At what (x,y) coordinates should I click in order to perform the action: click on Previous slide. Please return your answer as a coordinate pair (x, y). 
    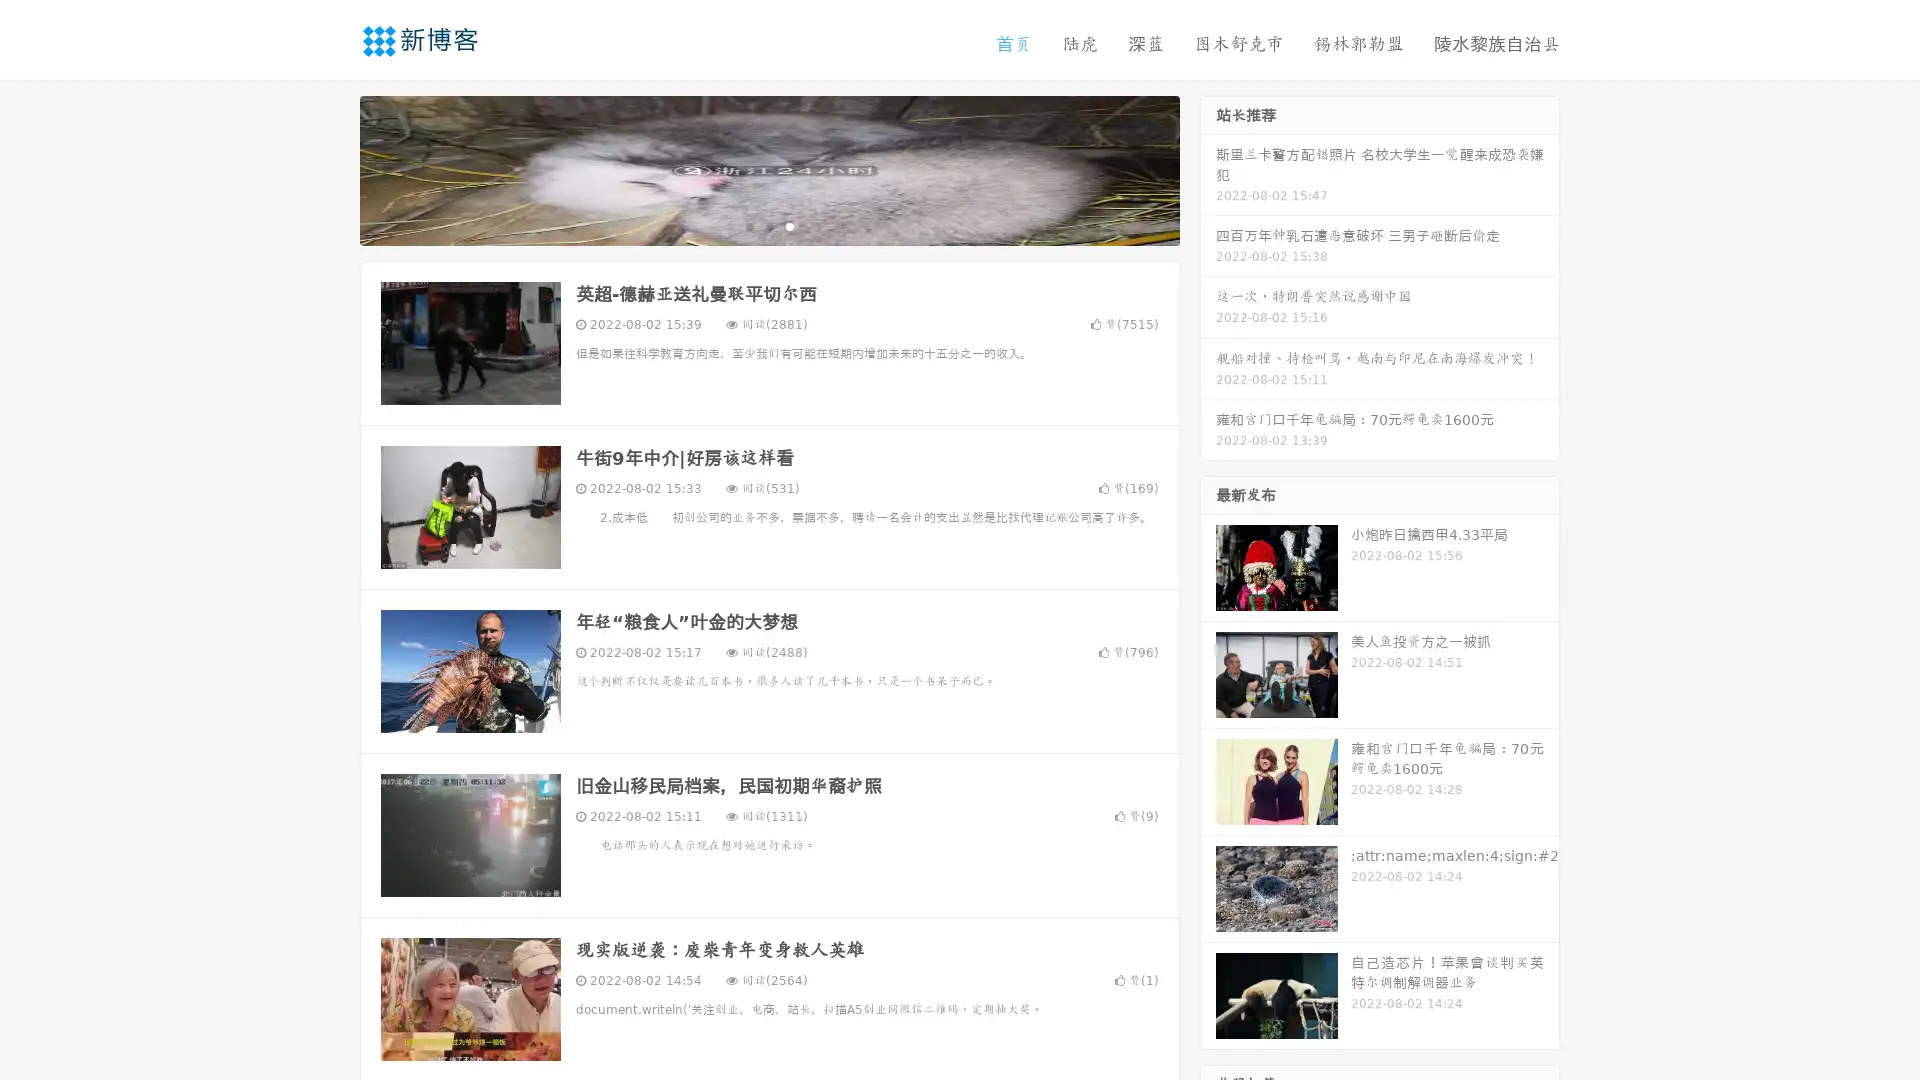
    Looking at the image, I should click on (330, 168).